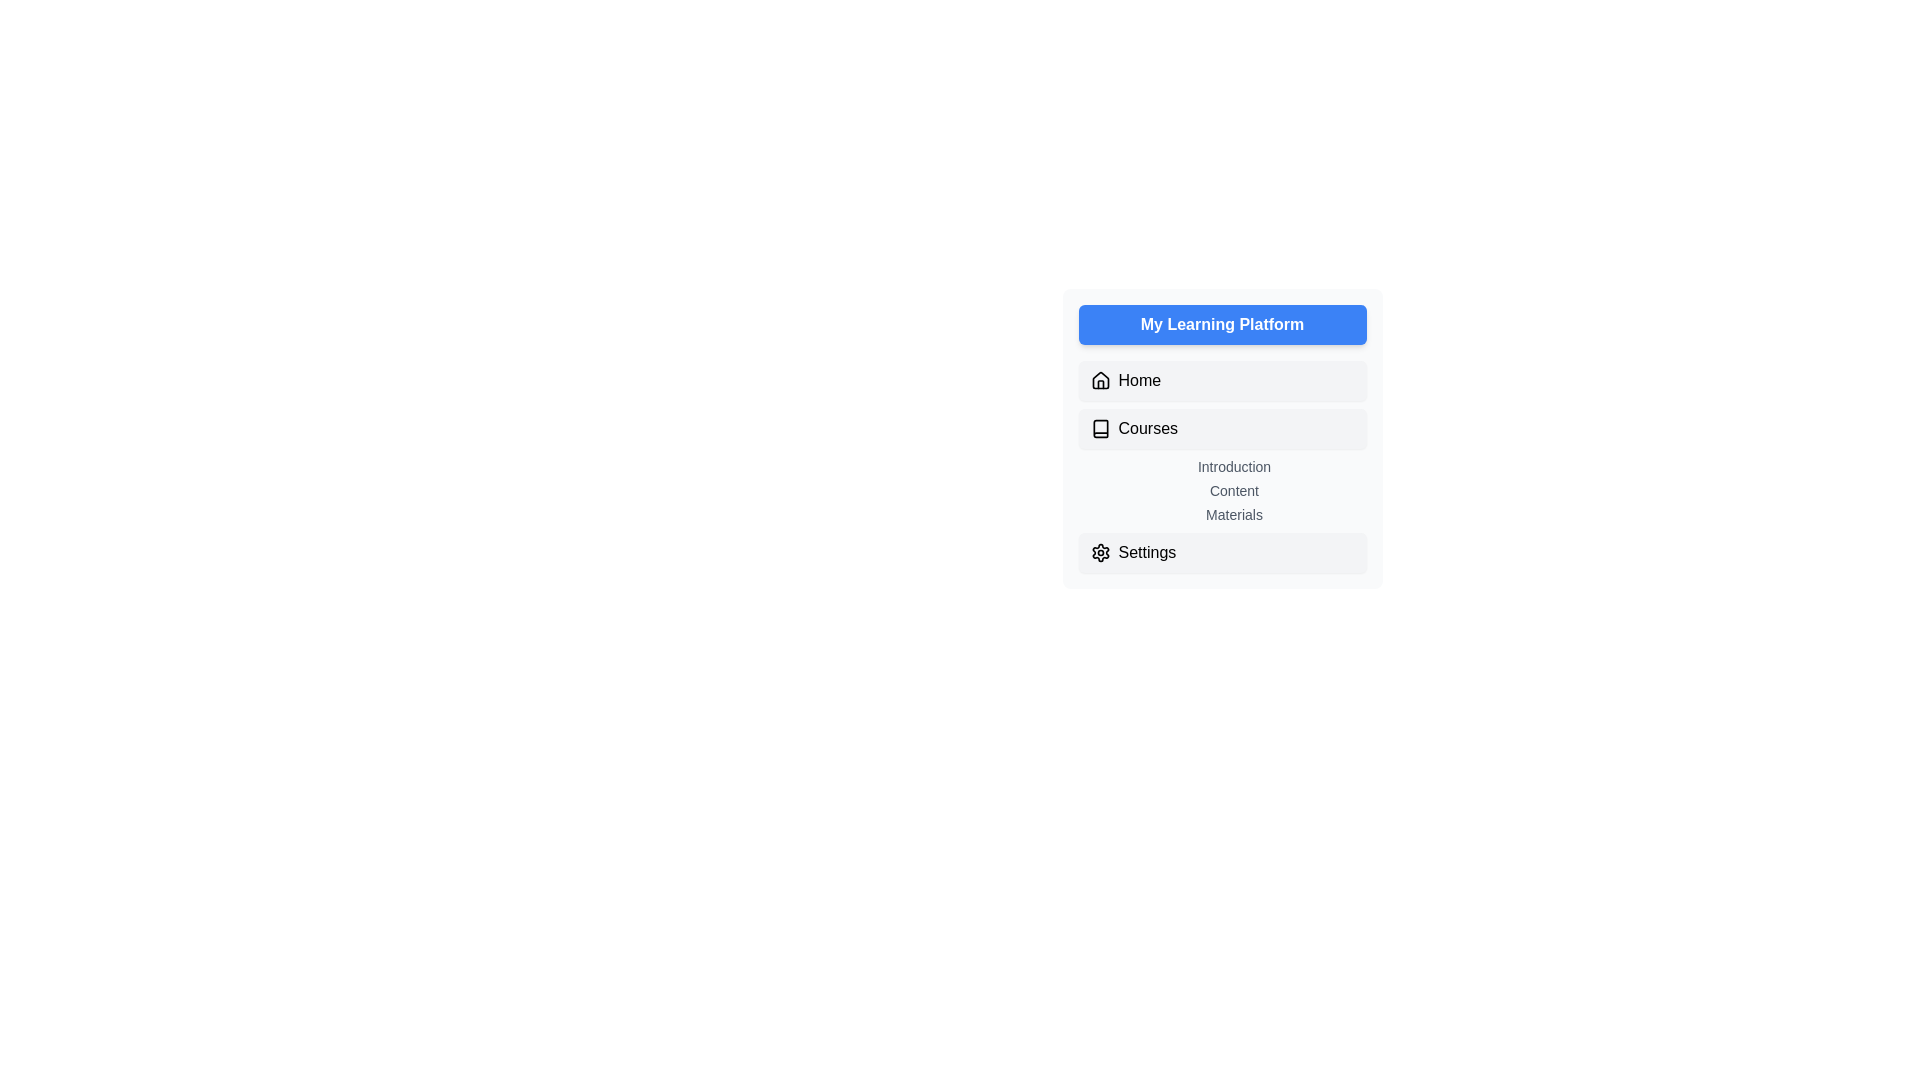 This screenshot has height=1080, width=1920. What do you see at coordinates (1233, 490) in the screenshot?
I see `the 'Content' hyperlink text located in the sidebar menu under the 'Courses' section` at bounding box center [1233, 490].